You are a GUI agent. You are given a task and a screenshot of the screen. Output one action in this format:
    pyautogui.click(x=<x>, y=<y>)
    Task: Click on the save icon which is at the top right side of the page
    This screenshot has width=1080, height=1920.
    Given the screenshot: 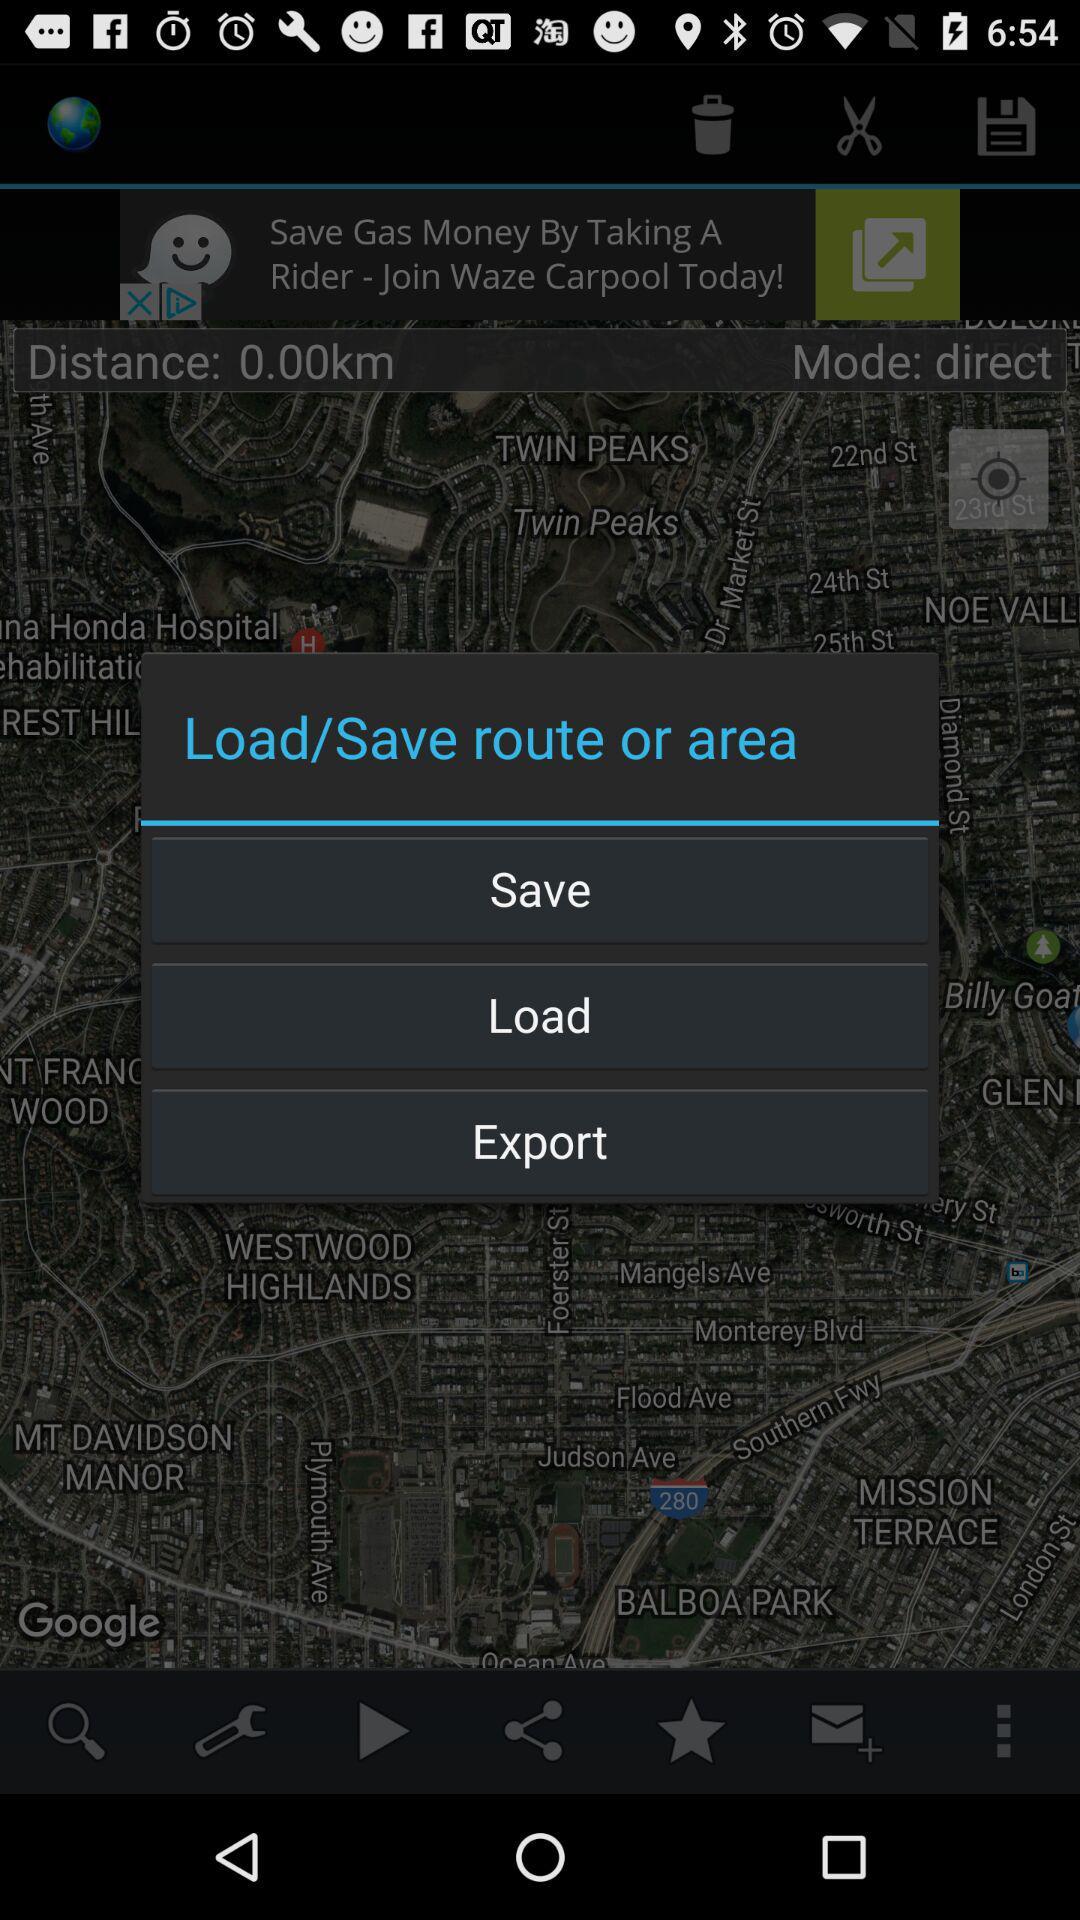 What is the action you would take?
    pyautogui.click(x=1006, y=124)
    